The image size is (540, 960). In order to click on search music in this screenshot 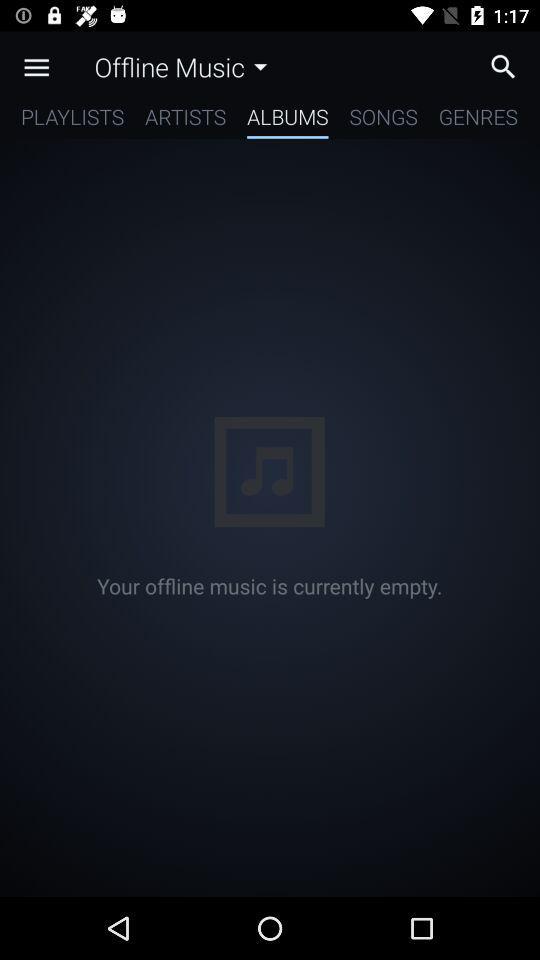, I will do `click(508, 66)`.